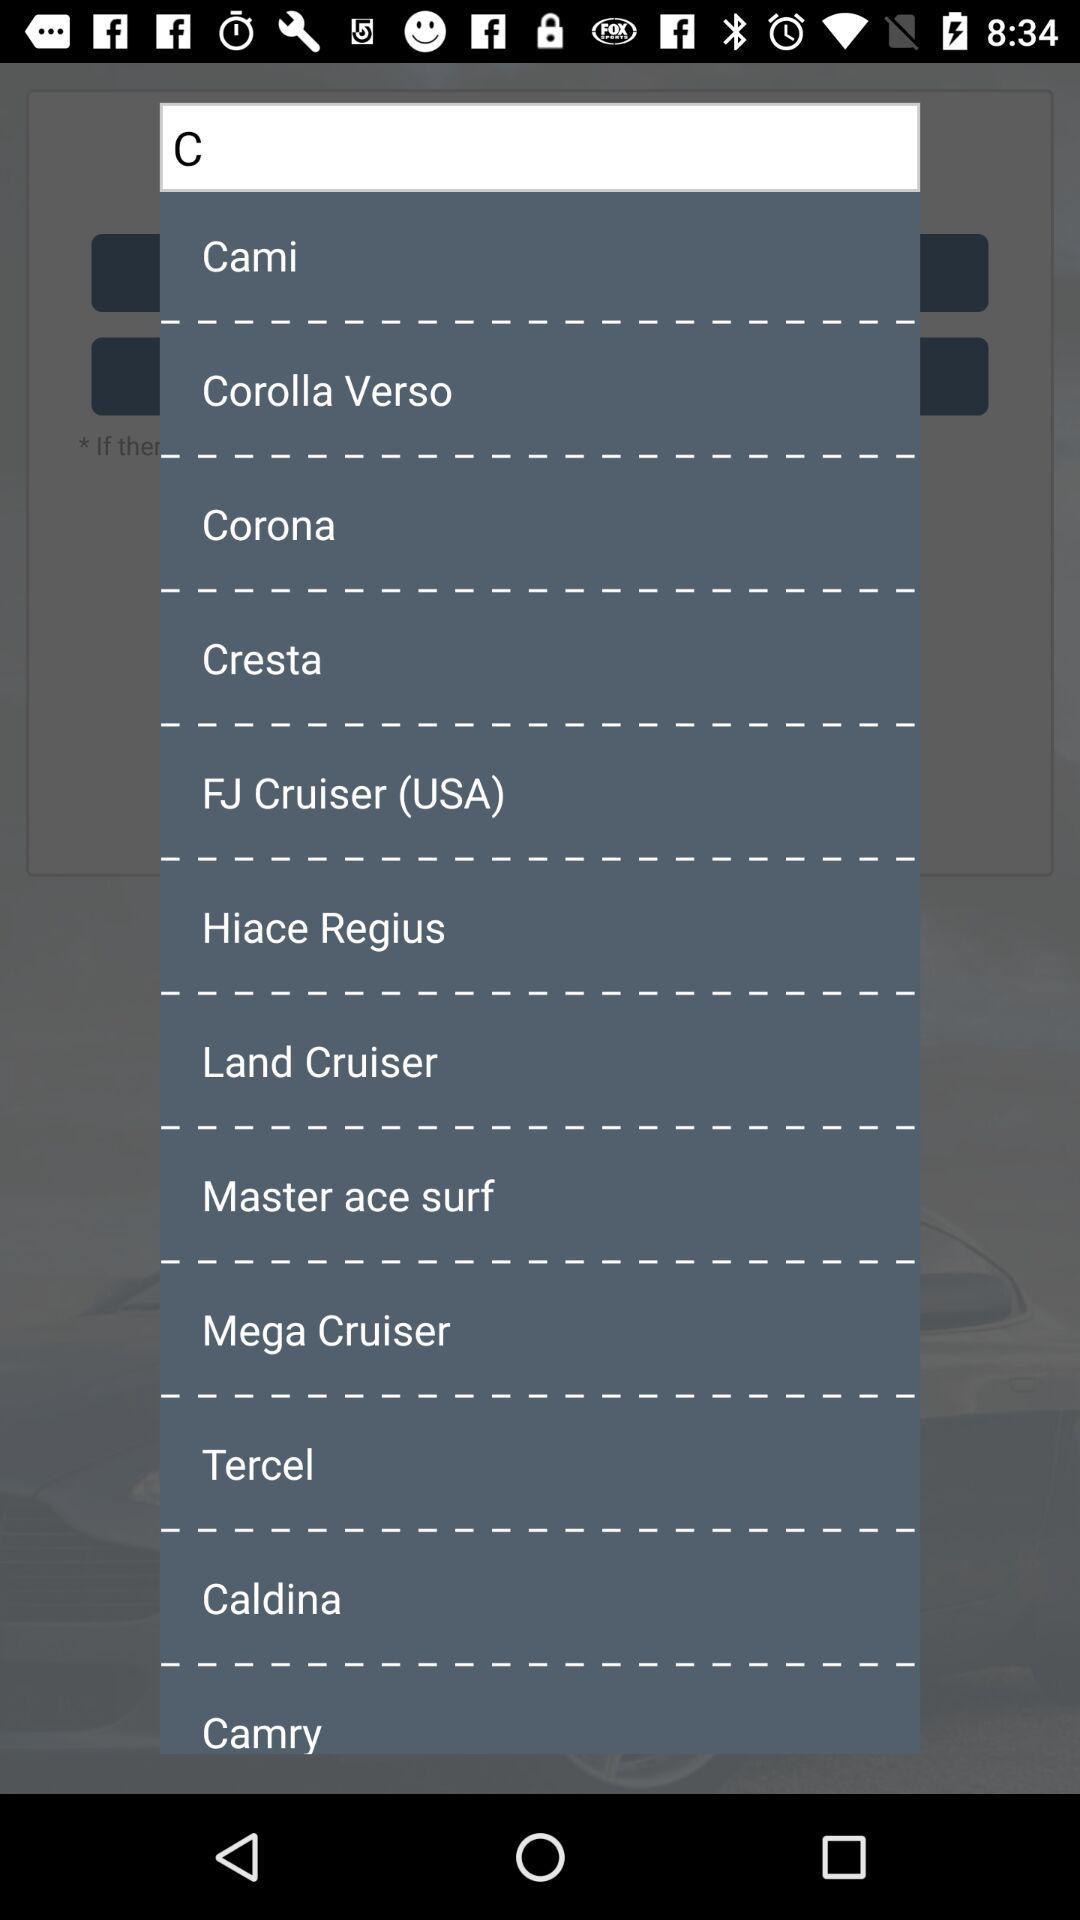 Image resolution: width=1080 pixels, height=1920 pixels. Describe the element at coordinates (540, 1463) in the screenshot. I see `item above caldina item` at that location.